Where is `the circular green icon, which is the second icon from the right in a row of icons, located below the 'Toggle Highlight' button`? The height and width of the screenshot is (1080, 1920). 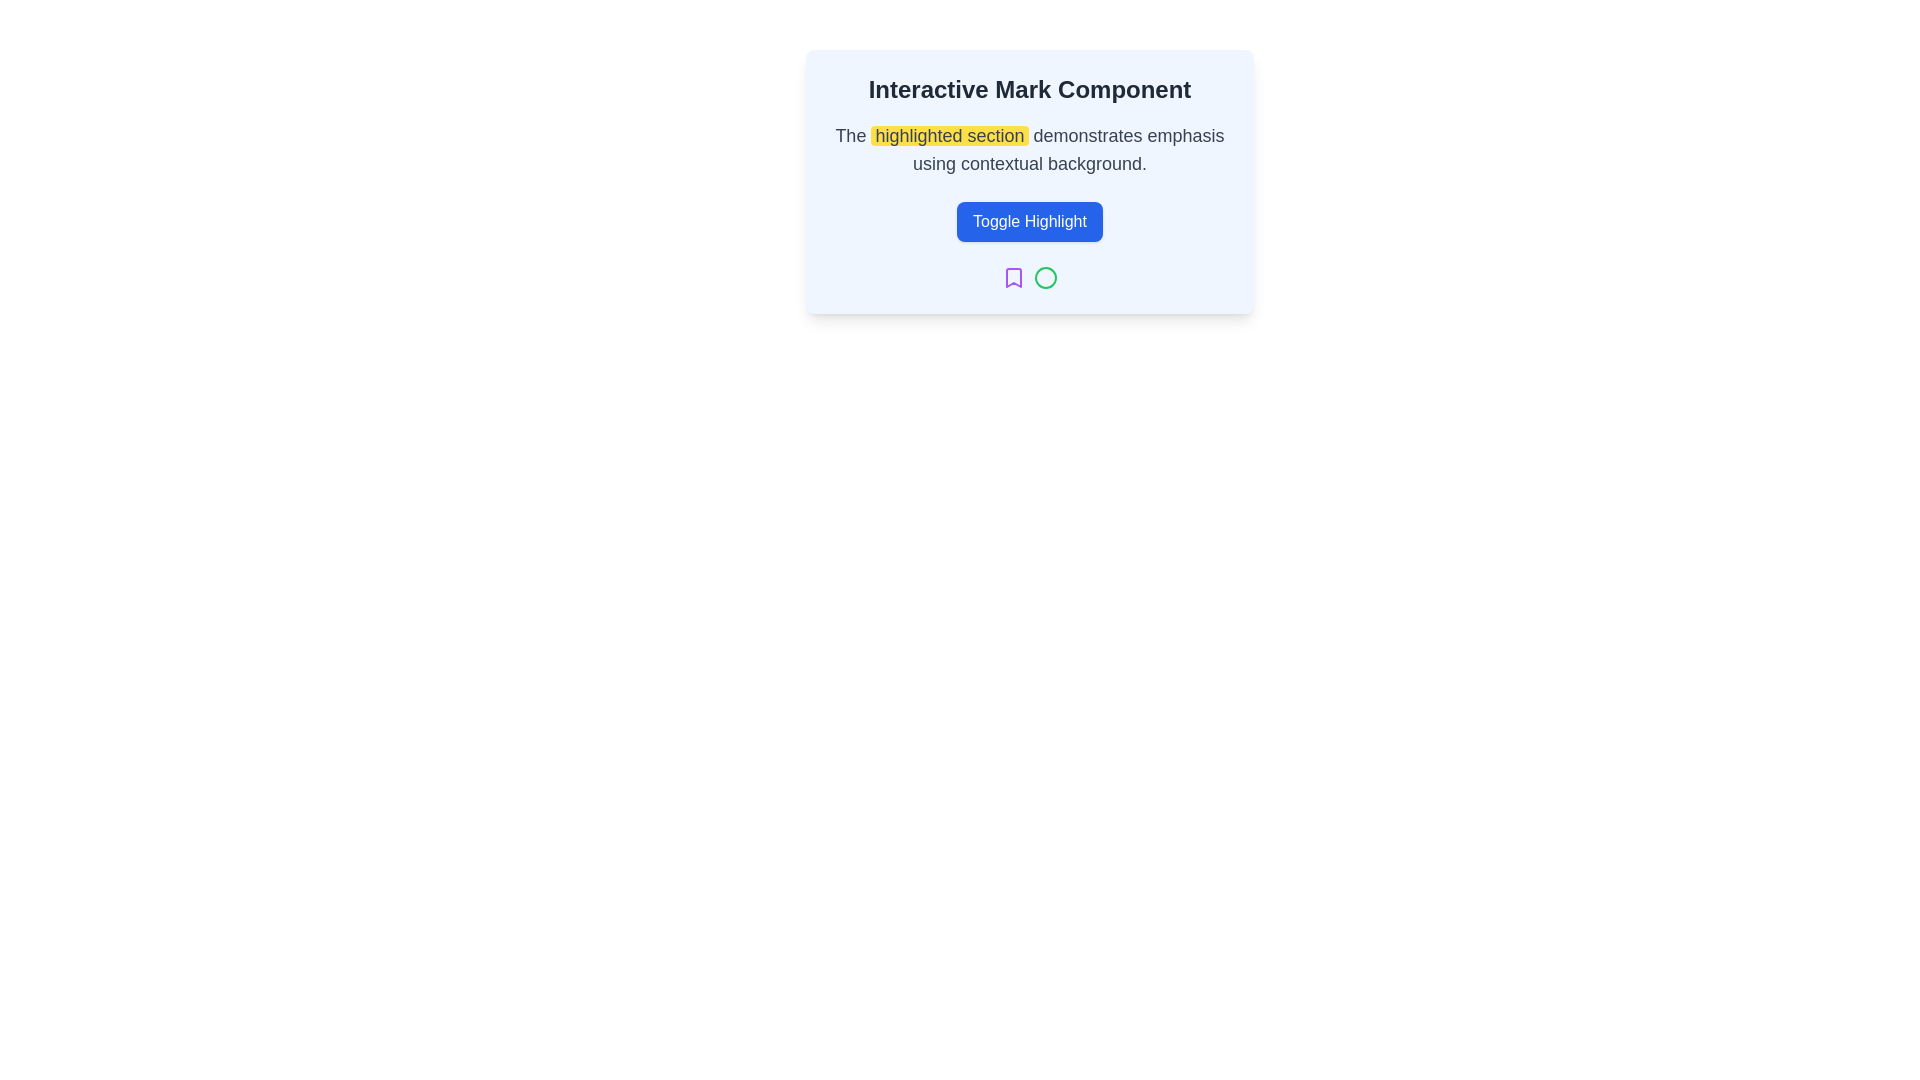 the circular green icon, which is the second icon from the right in a row of icons, located below the 'Toggle Highlight' button is located at coordinates (1045, 277).